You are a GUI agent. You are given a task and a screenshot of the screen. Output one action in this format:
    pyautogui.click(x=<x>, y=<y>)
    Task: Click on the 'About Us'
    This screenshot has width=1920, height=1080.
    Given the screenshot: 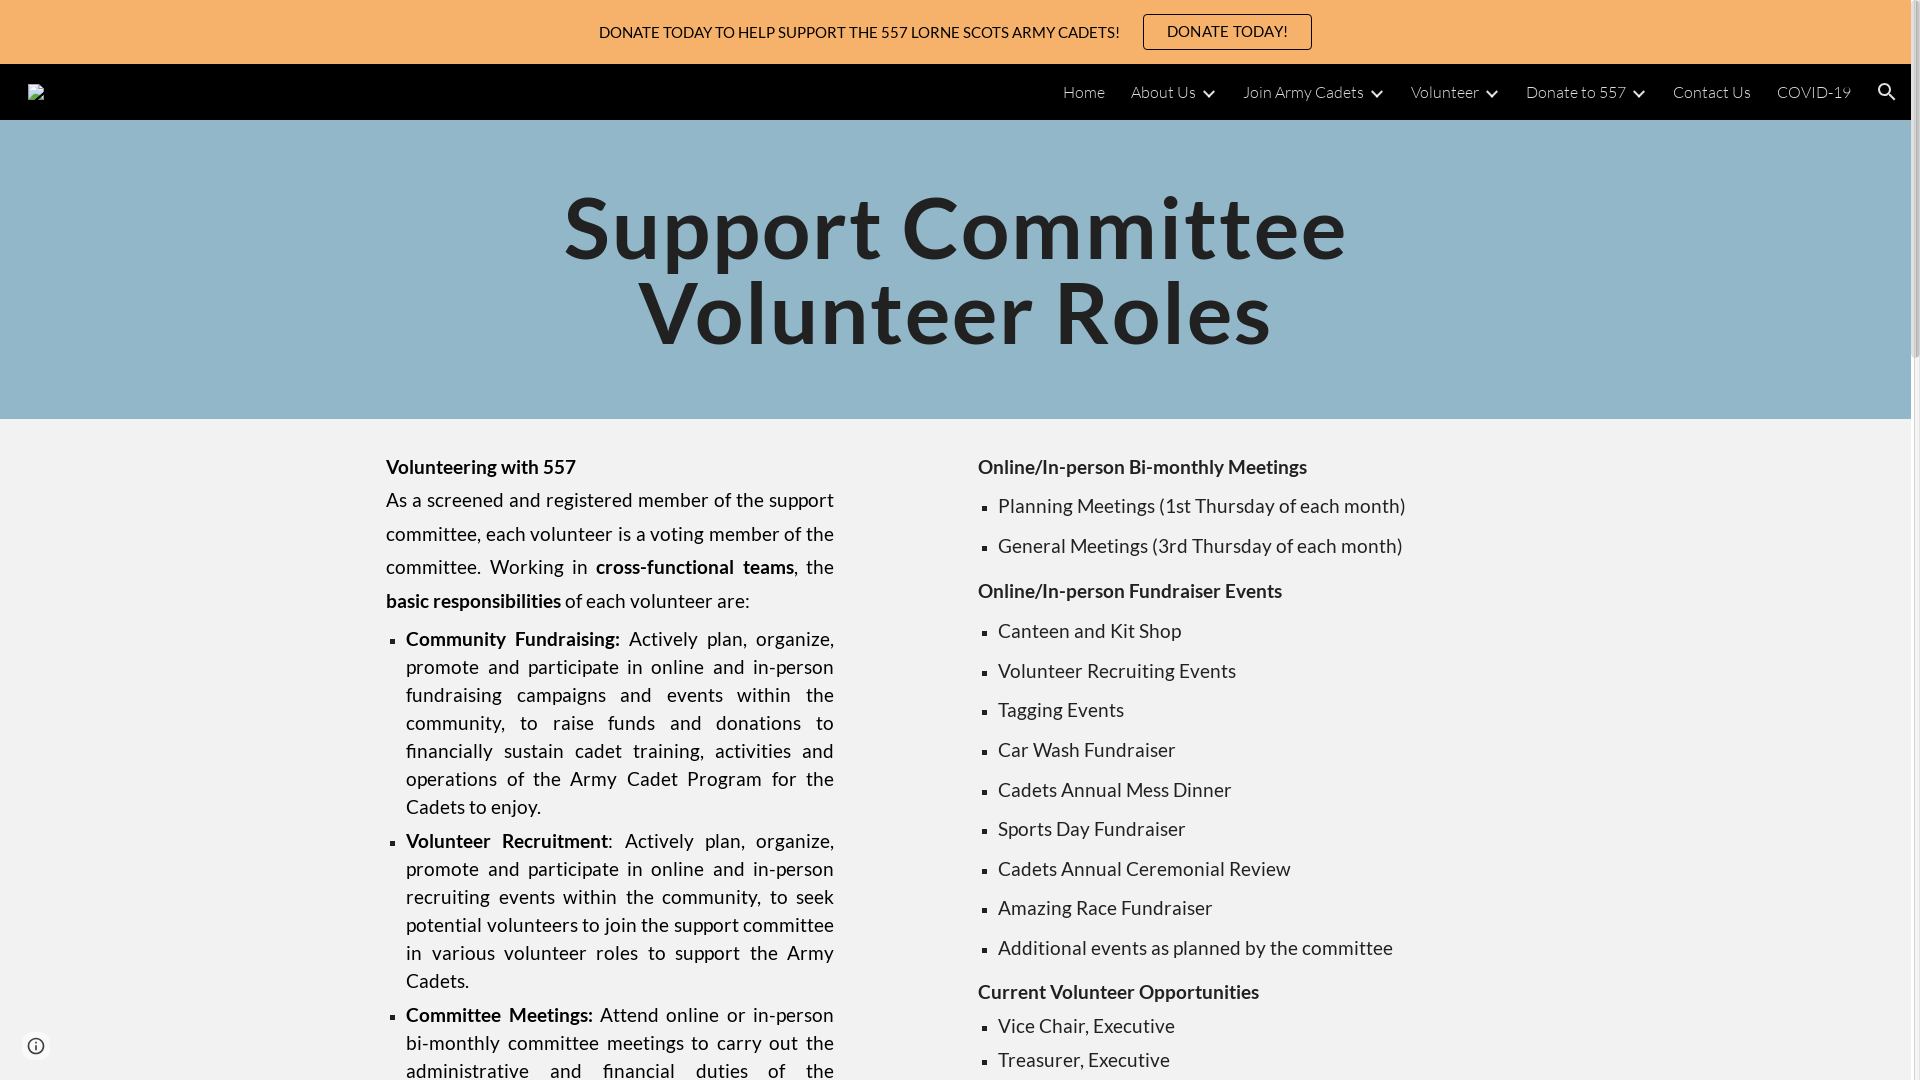 What is the action you would take?
    pyautogui.click(x=1163, y=92)
    